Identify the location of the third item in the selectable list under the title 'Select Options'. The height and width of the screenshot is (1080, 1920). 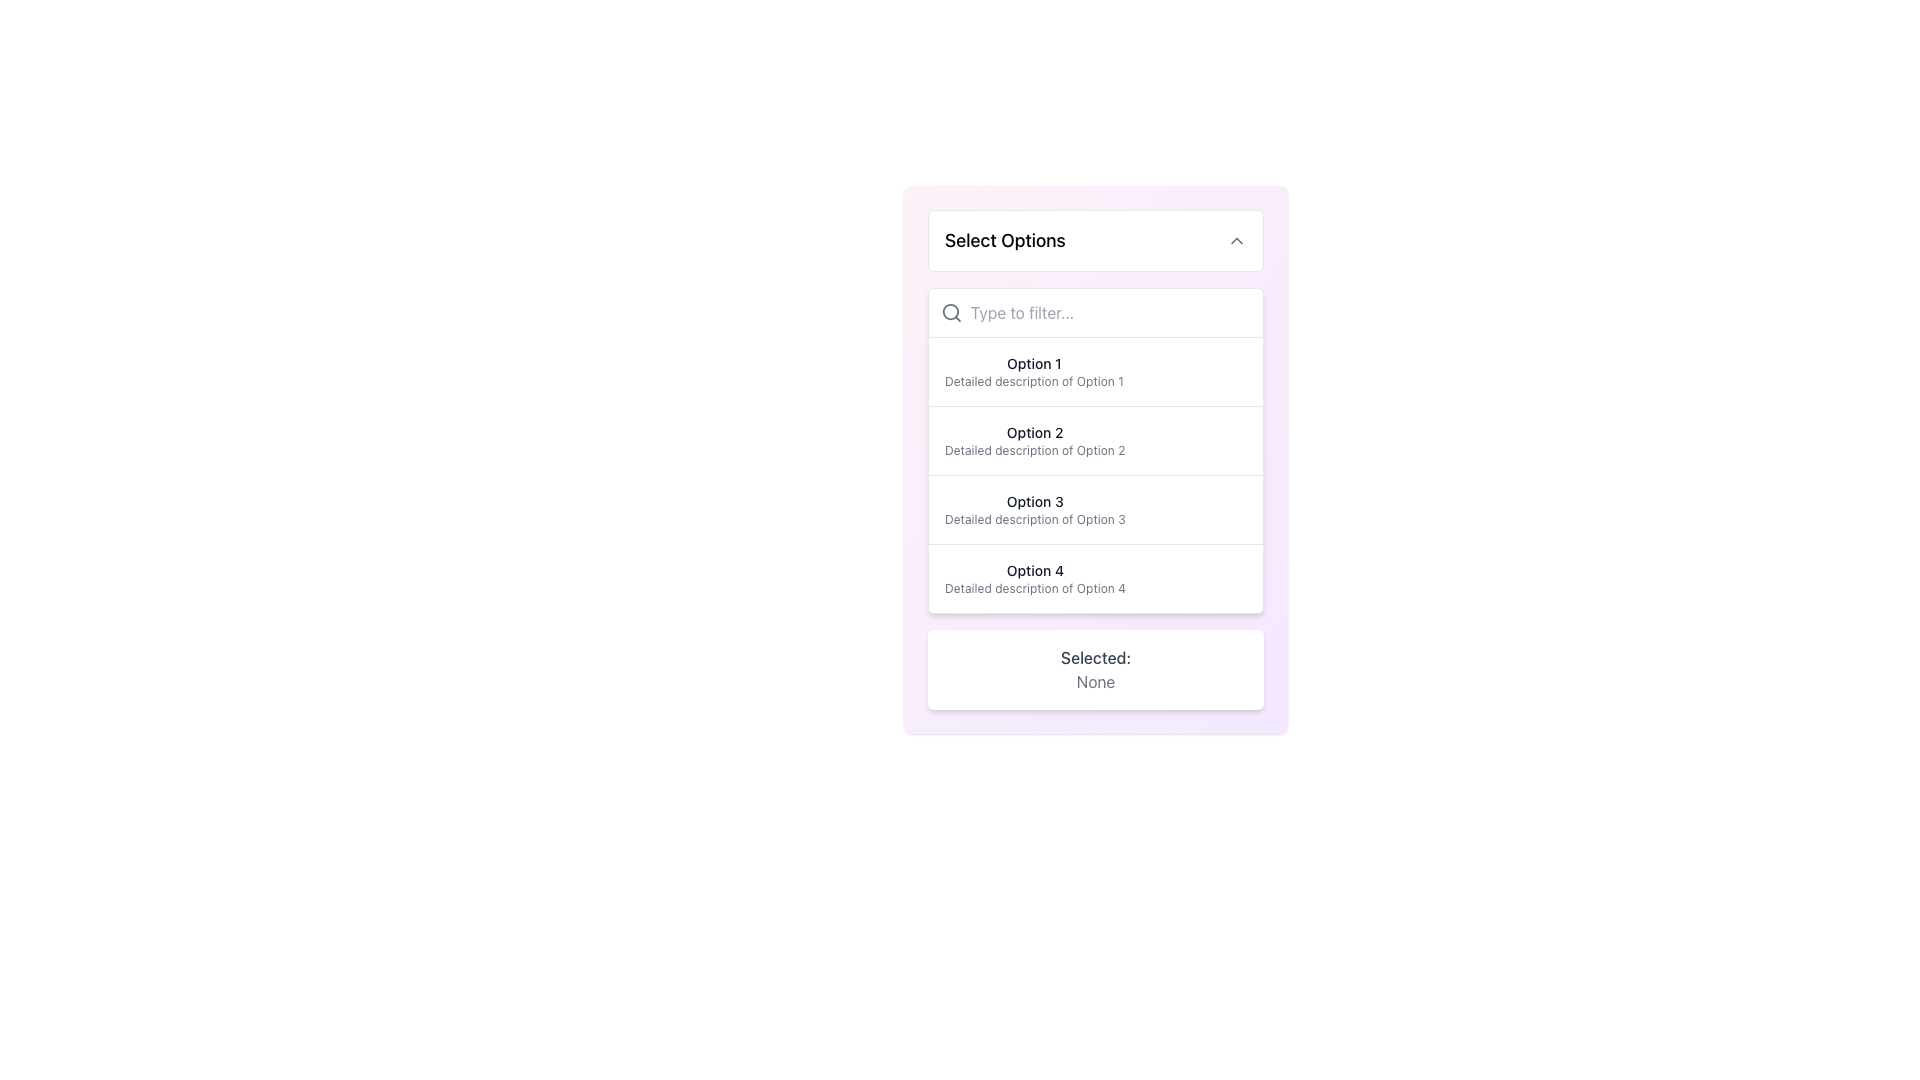
(1035, 508).